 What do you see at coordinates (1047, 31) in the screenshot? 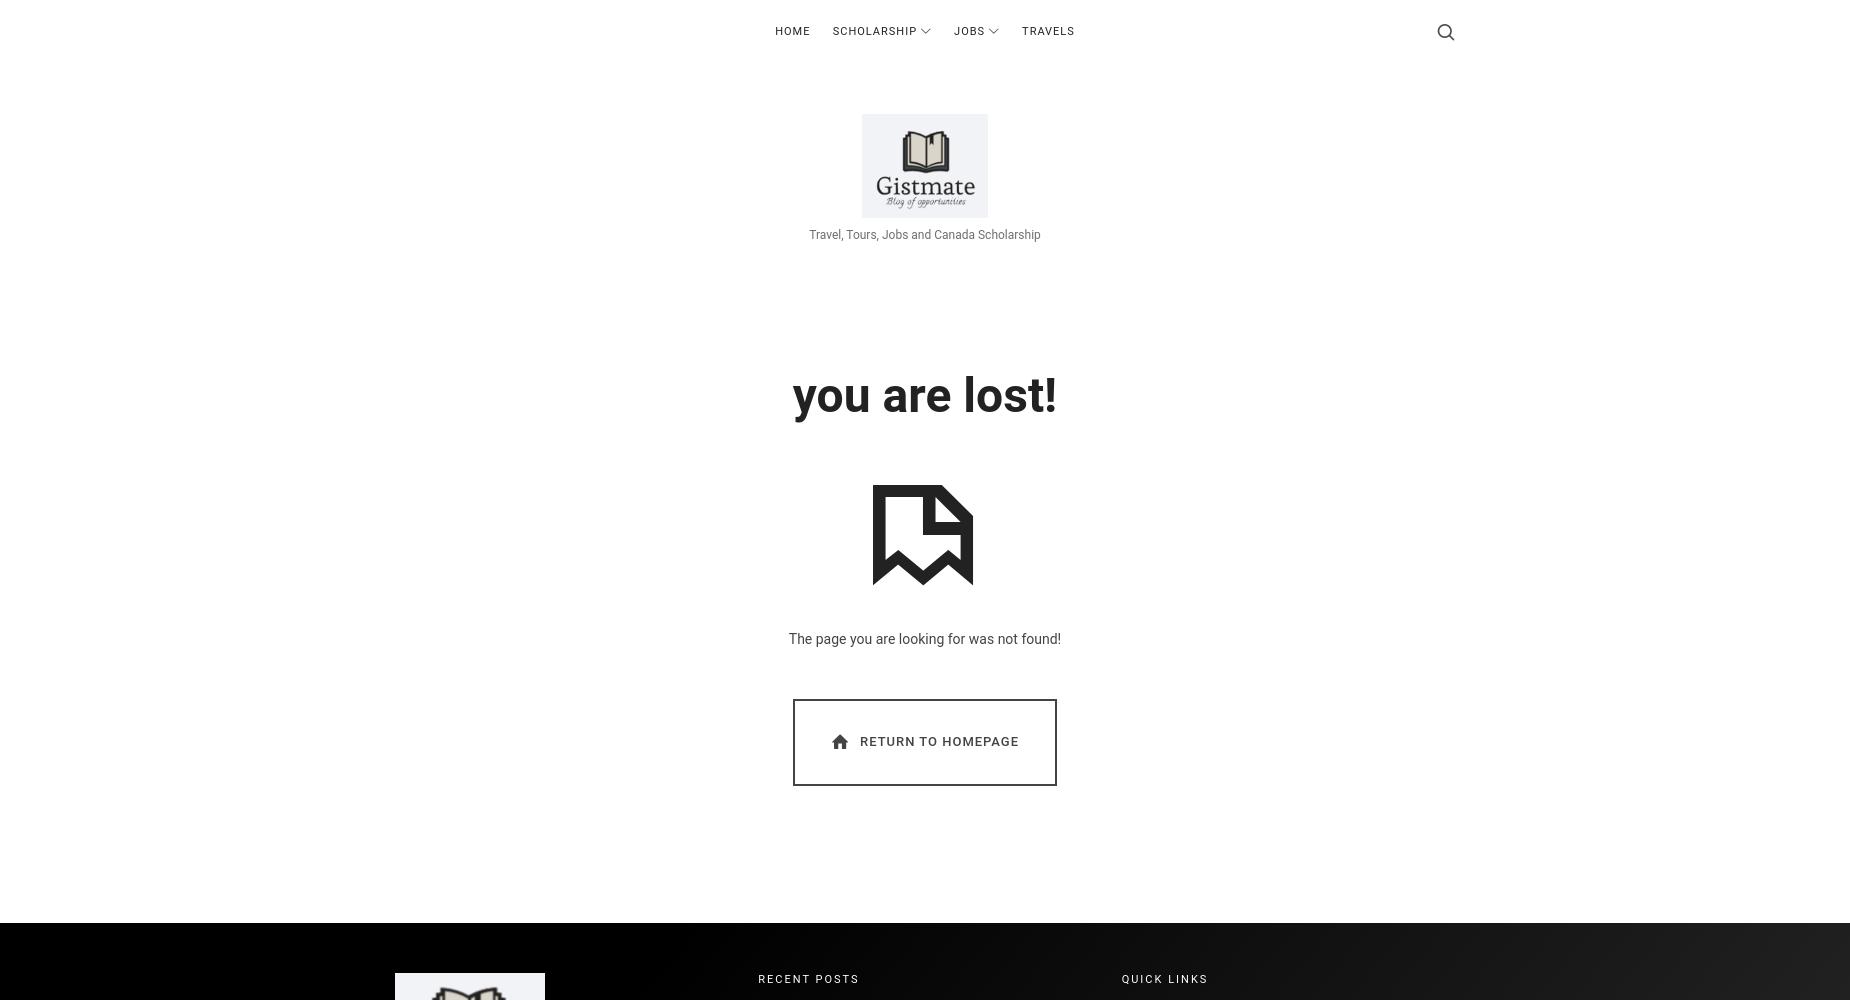
I see `'Travels'` at bounding box center [1047, 31].